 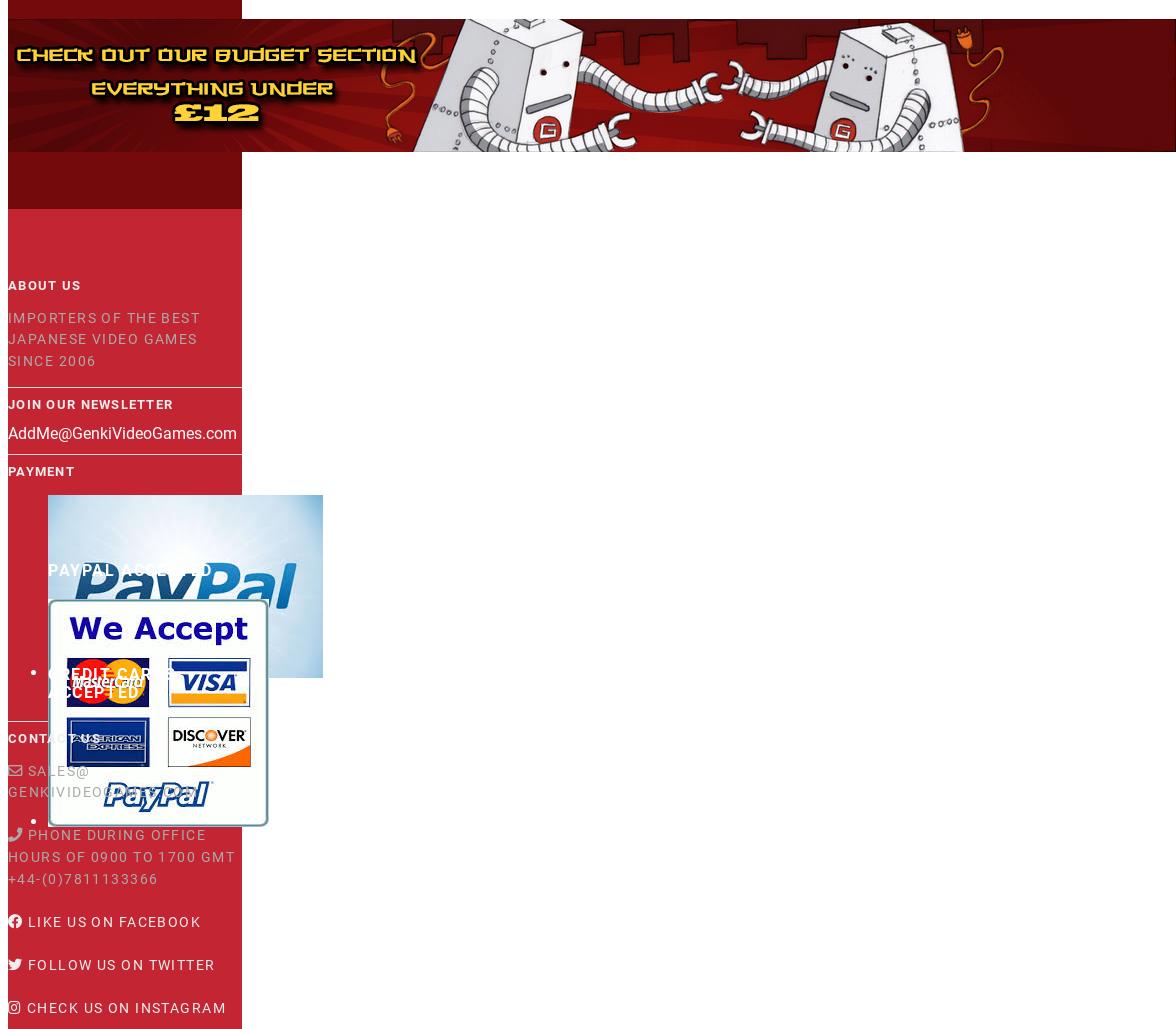 What do you see at coordinates (122, 431) in the screenshot?
I see `'AddMe@GenkiVideoGames.com'` at bounding box center [122, 431].